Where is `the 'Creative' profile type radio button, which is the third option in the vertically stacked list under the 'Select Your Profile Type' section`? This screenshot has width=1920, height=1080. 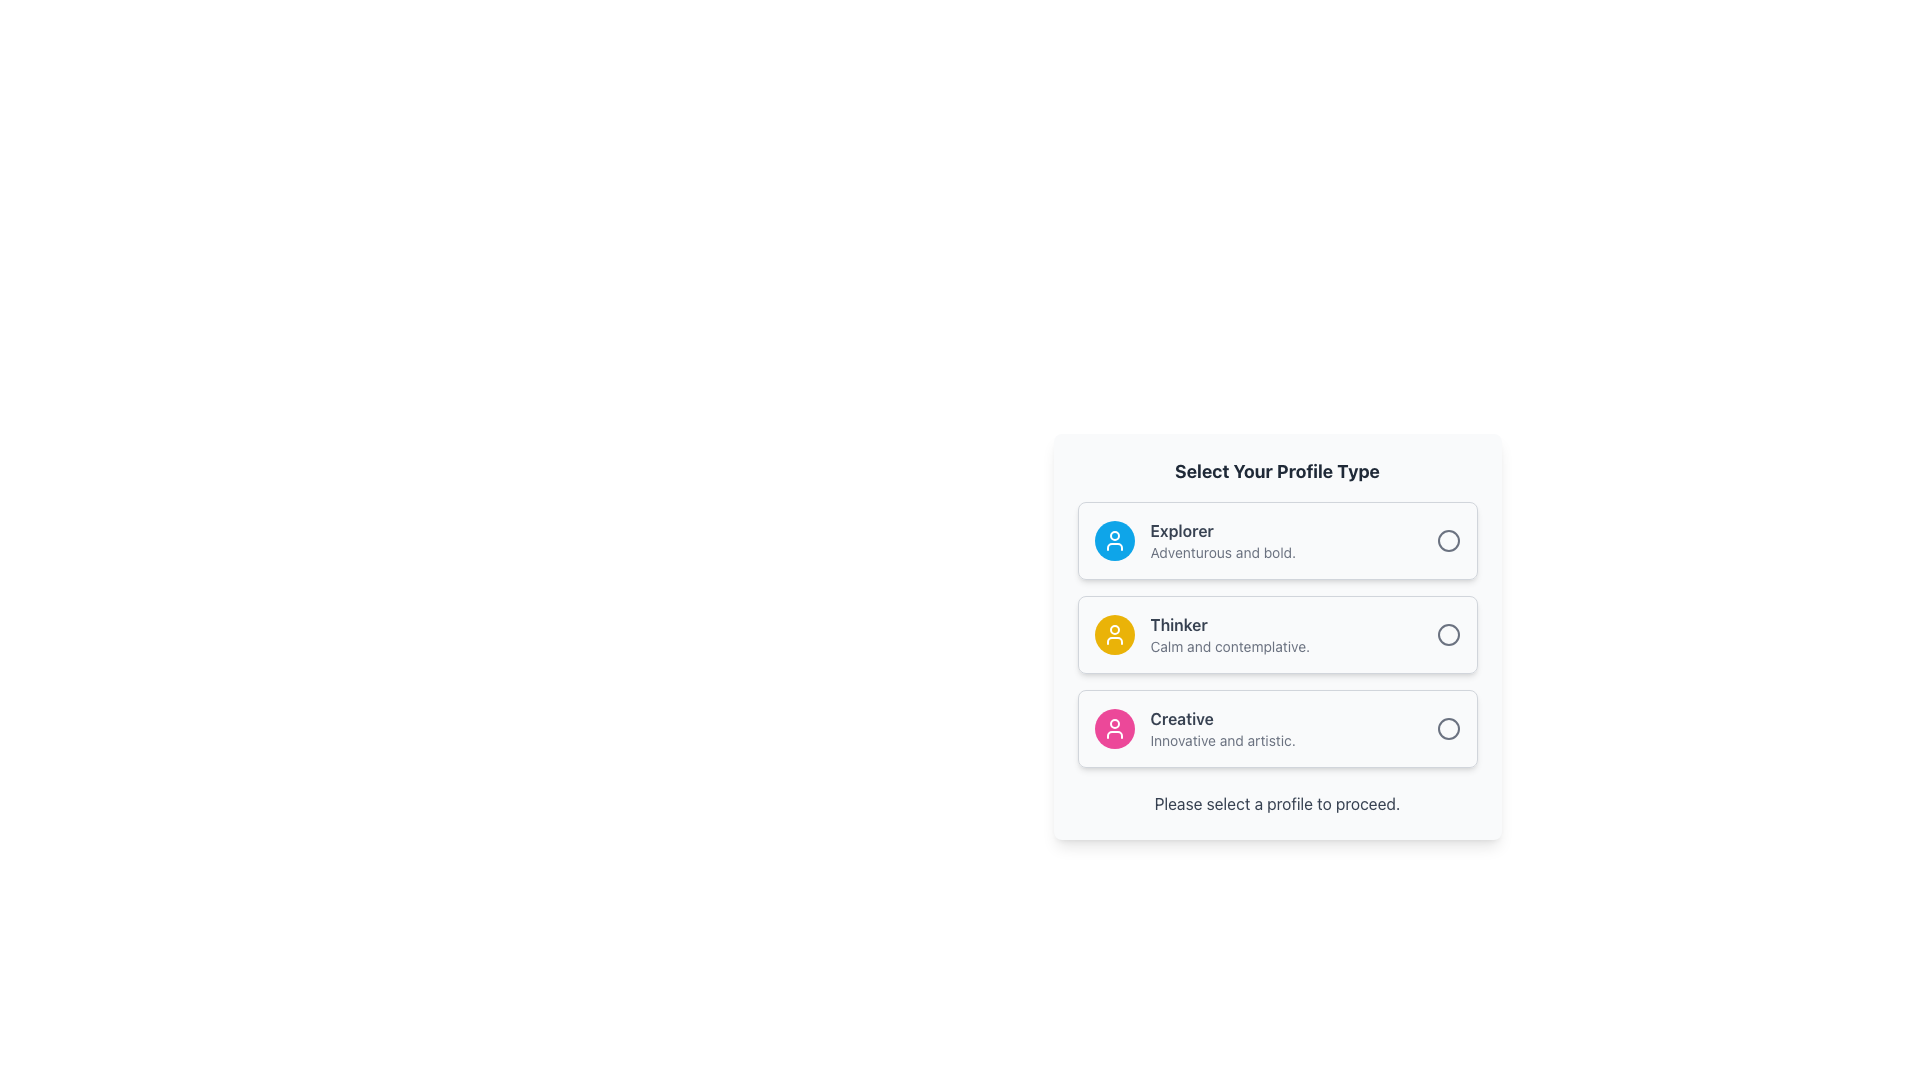 the 'Creative' profile type radio button, which is the third option in the vertically stacked list under the 'Select Your Profile Type' section is located at coordinates (1276, 729).